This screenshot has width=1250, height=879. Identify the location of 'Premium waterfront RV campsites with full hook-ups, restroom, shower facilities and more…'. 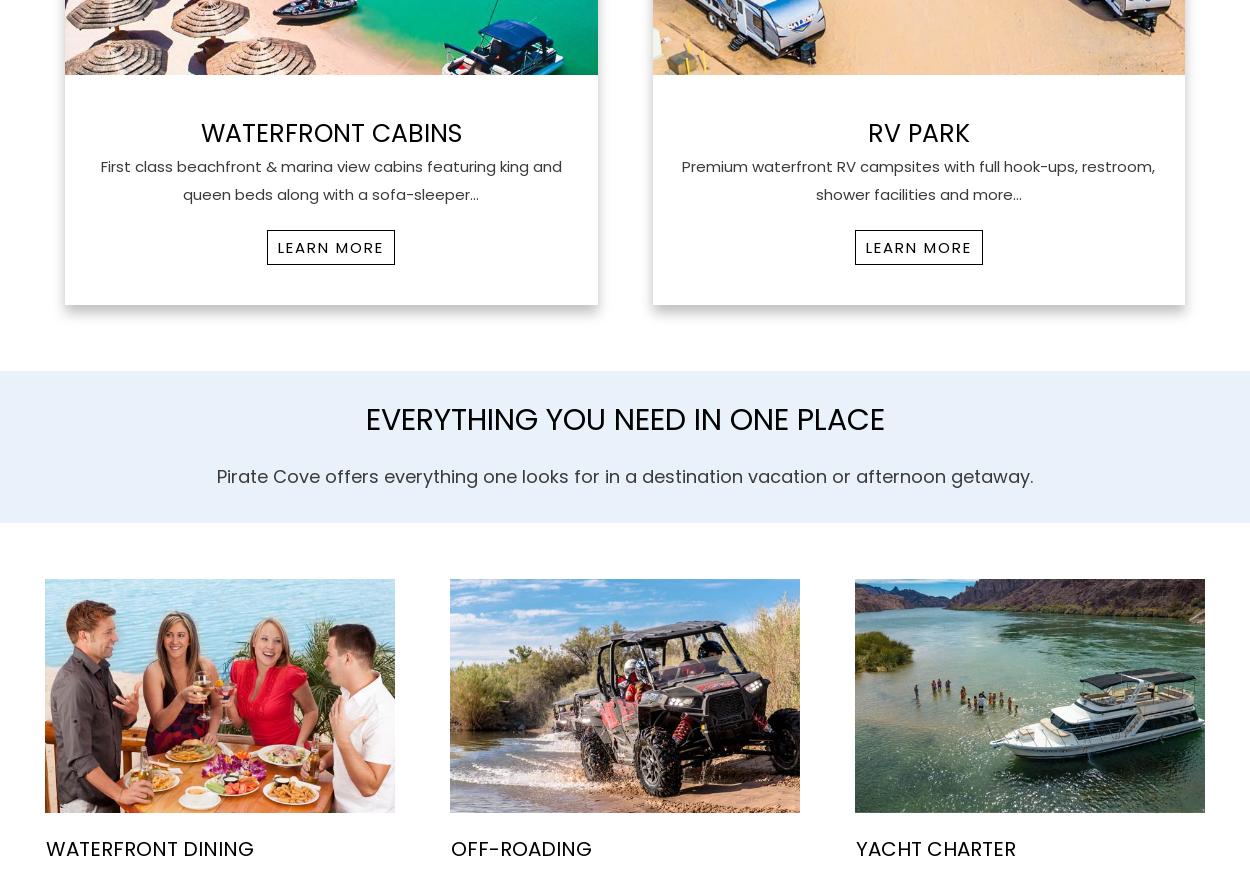
(918, 178).